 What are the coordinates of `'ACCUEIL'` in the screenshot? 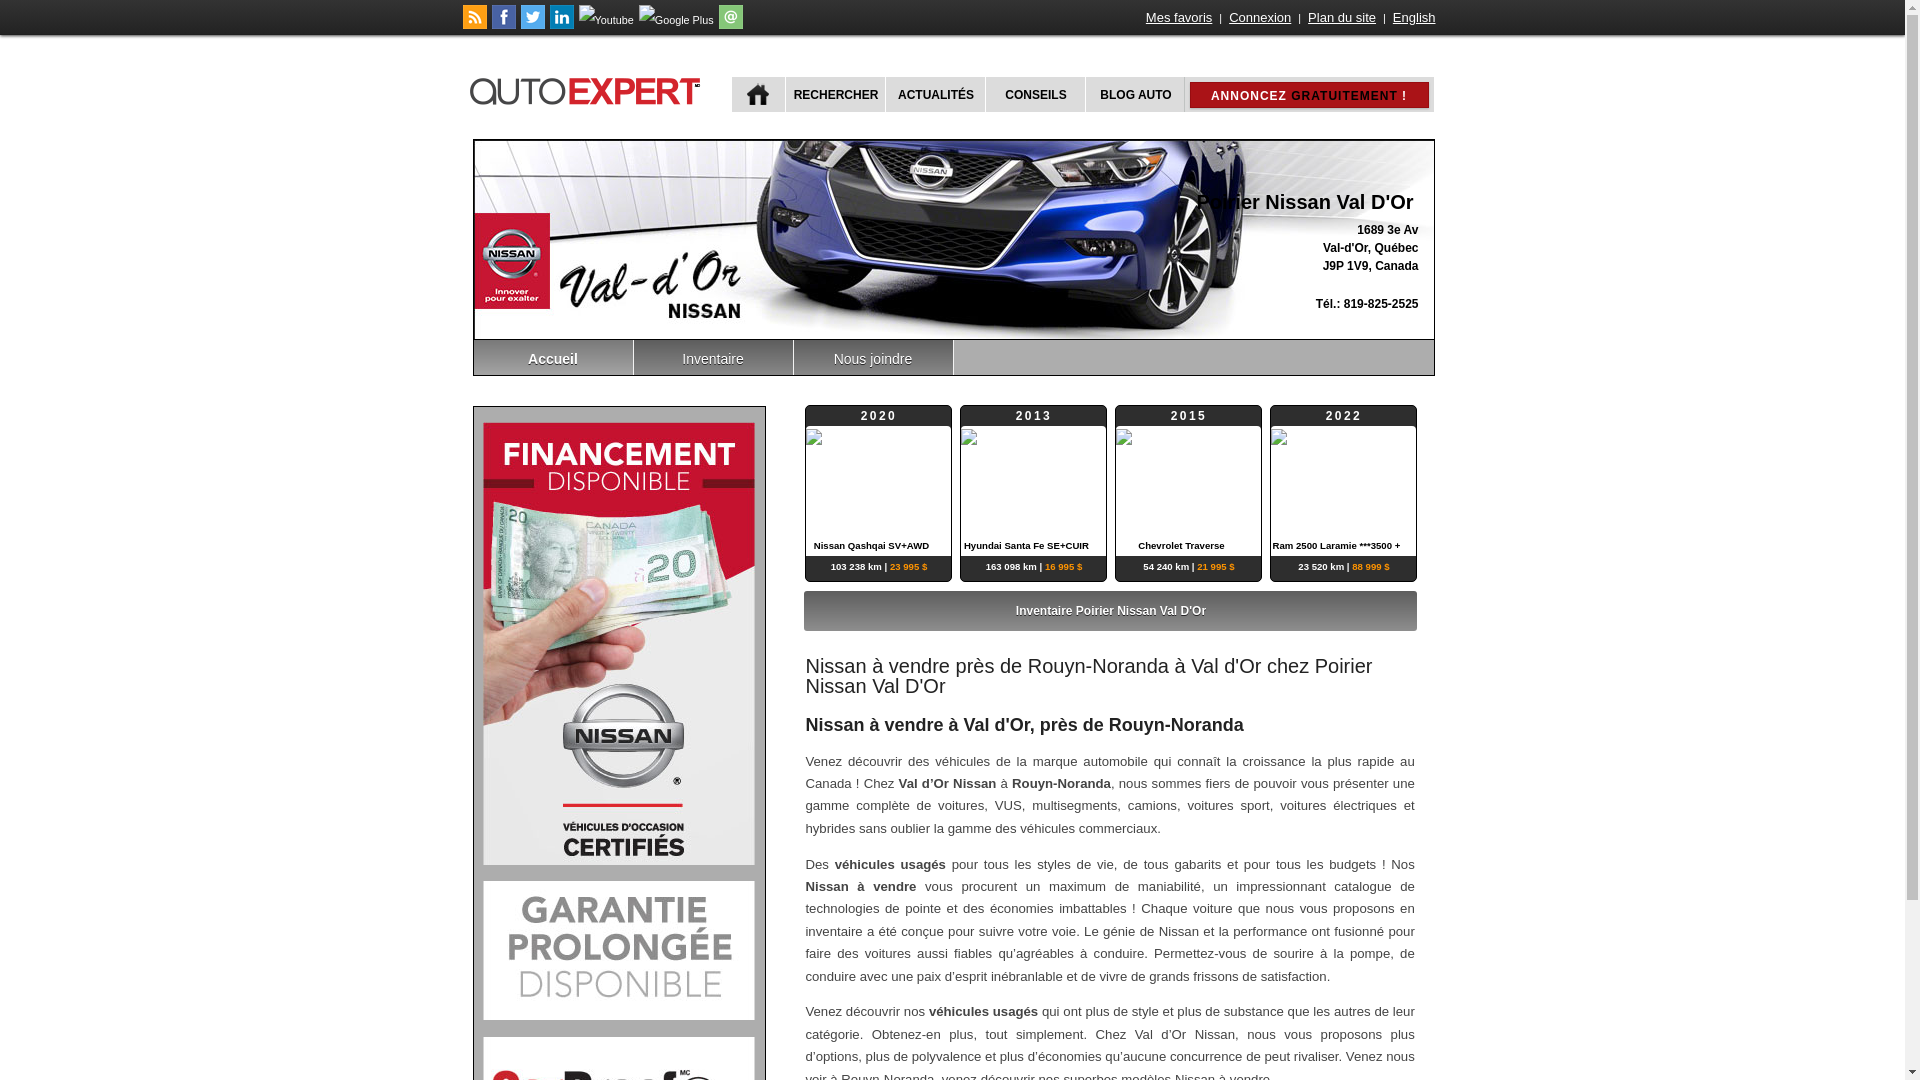 It's located at (757, 94).